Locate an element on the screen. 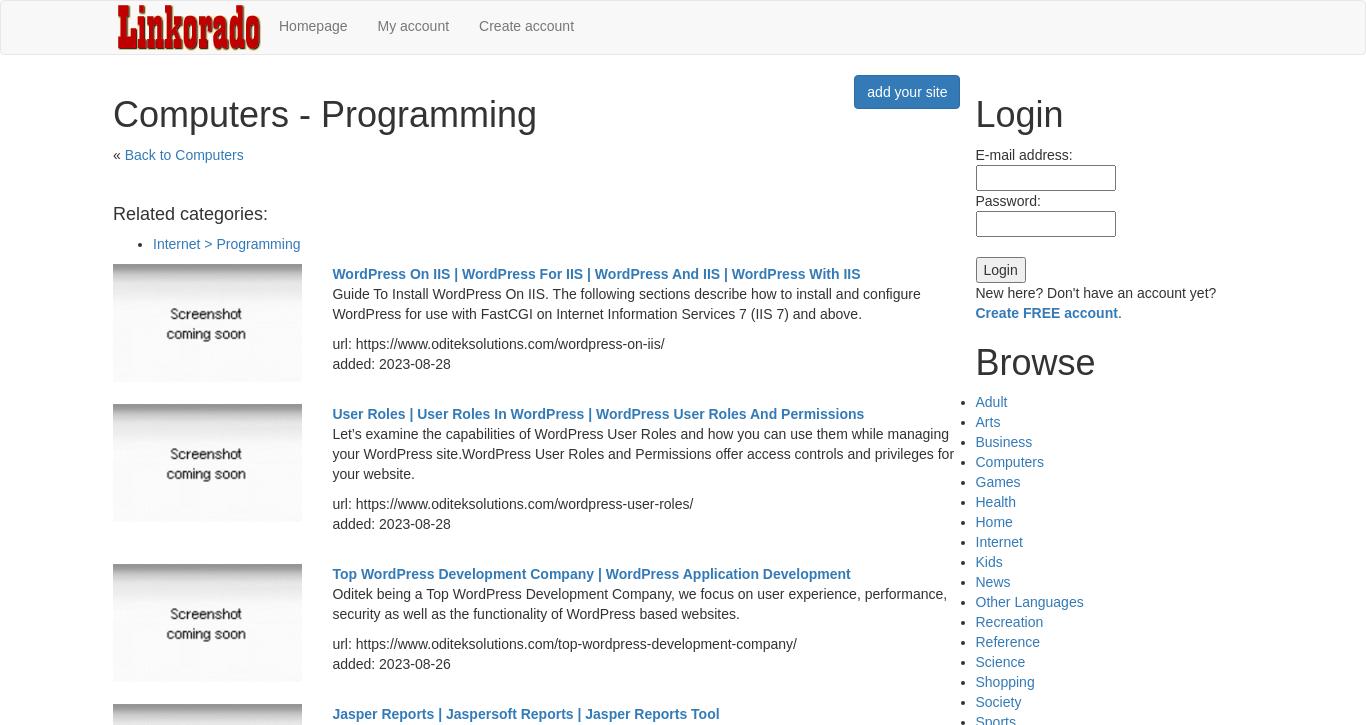 The image size is (1366, 725). 'Top WordPress Development Company | WordPress Application Development' is located at coordinates (590, 573).